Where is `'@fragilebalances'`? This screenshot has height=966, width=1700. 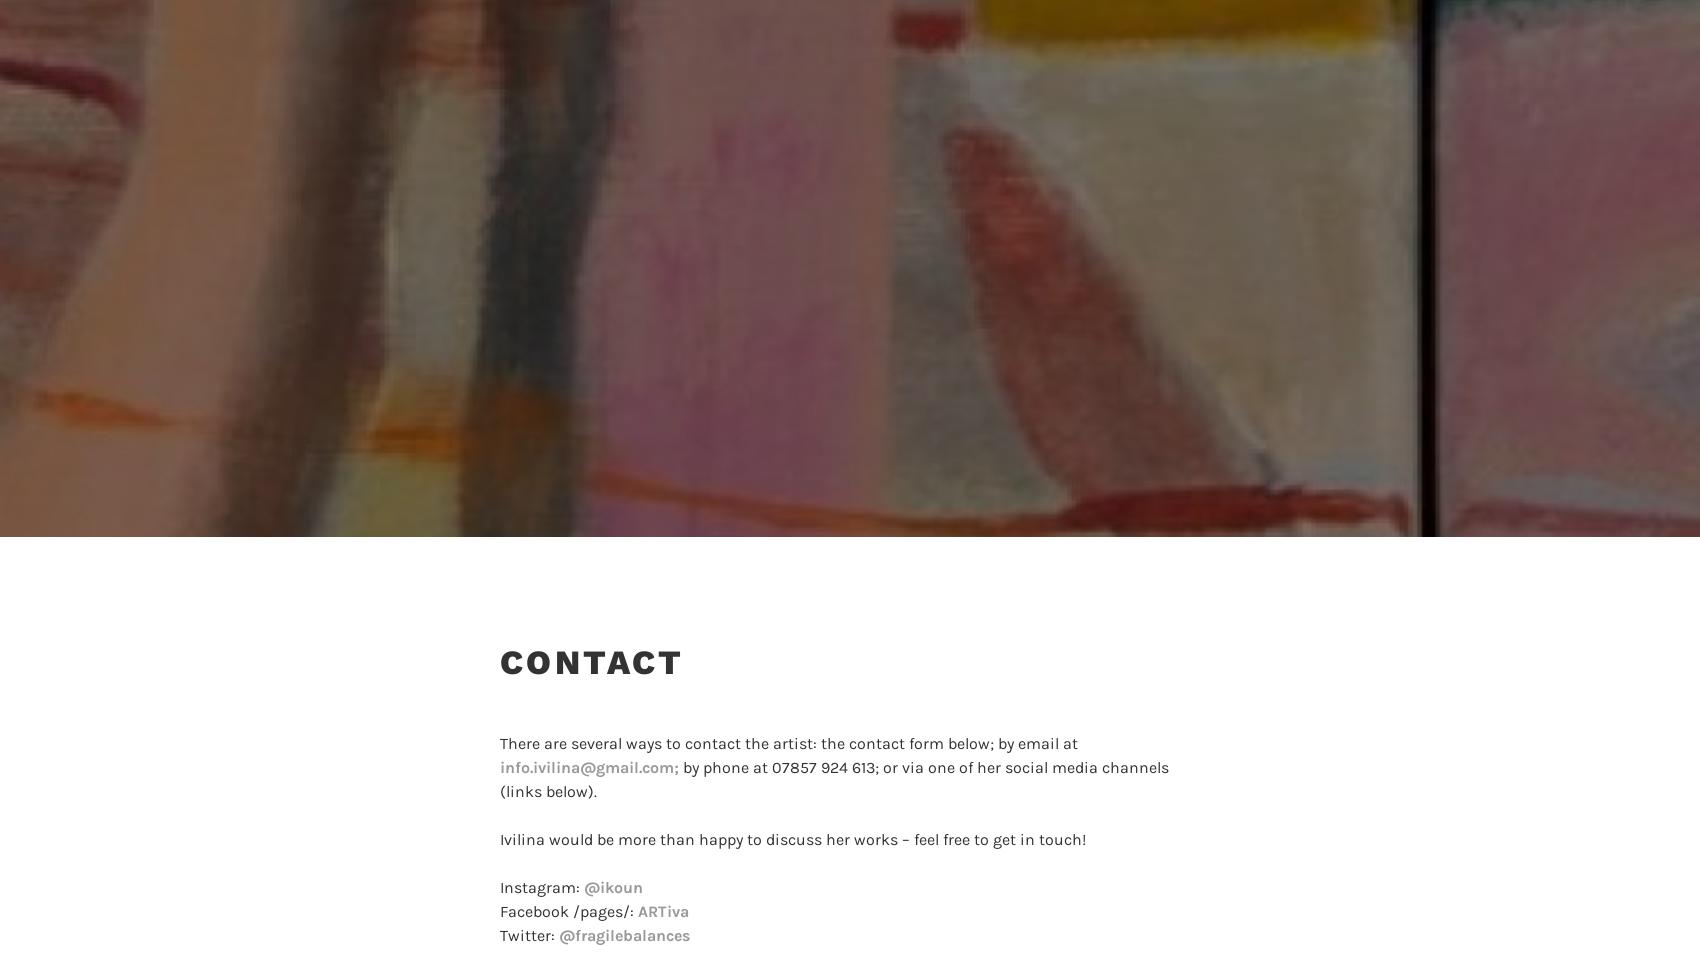 '@fragilebalances' is located at coordinates (557, 935).